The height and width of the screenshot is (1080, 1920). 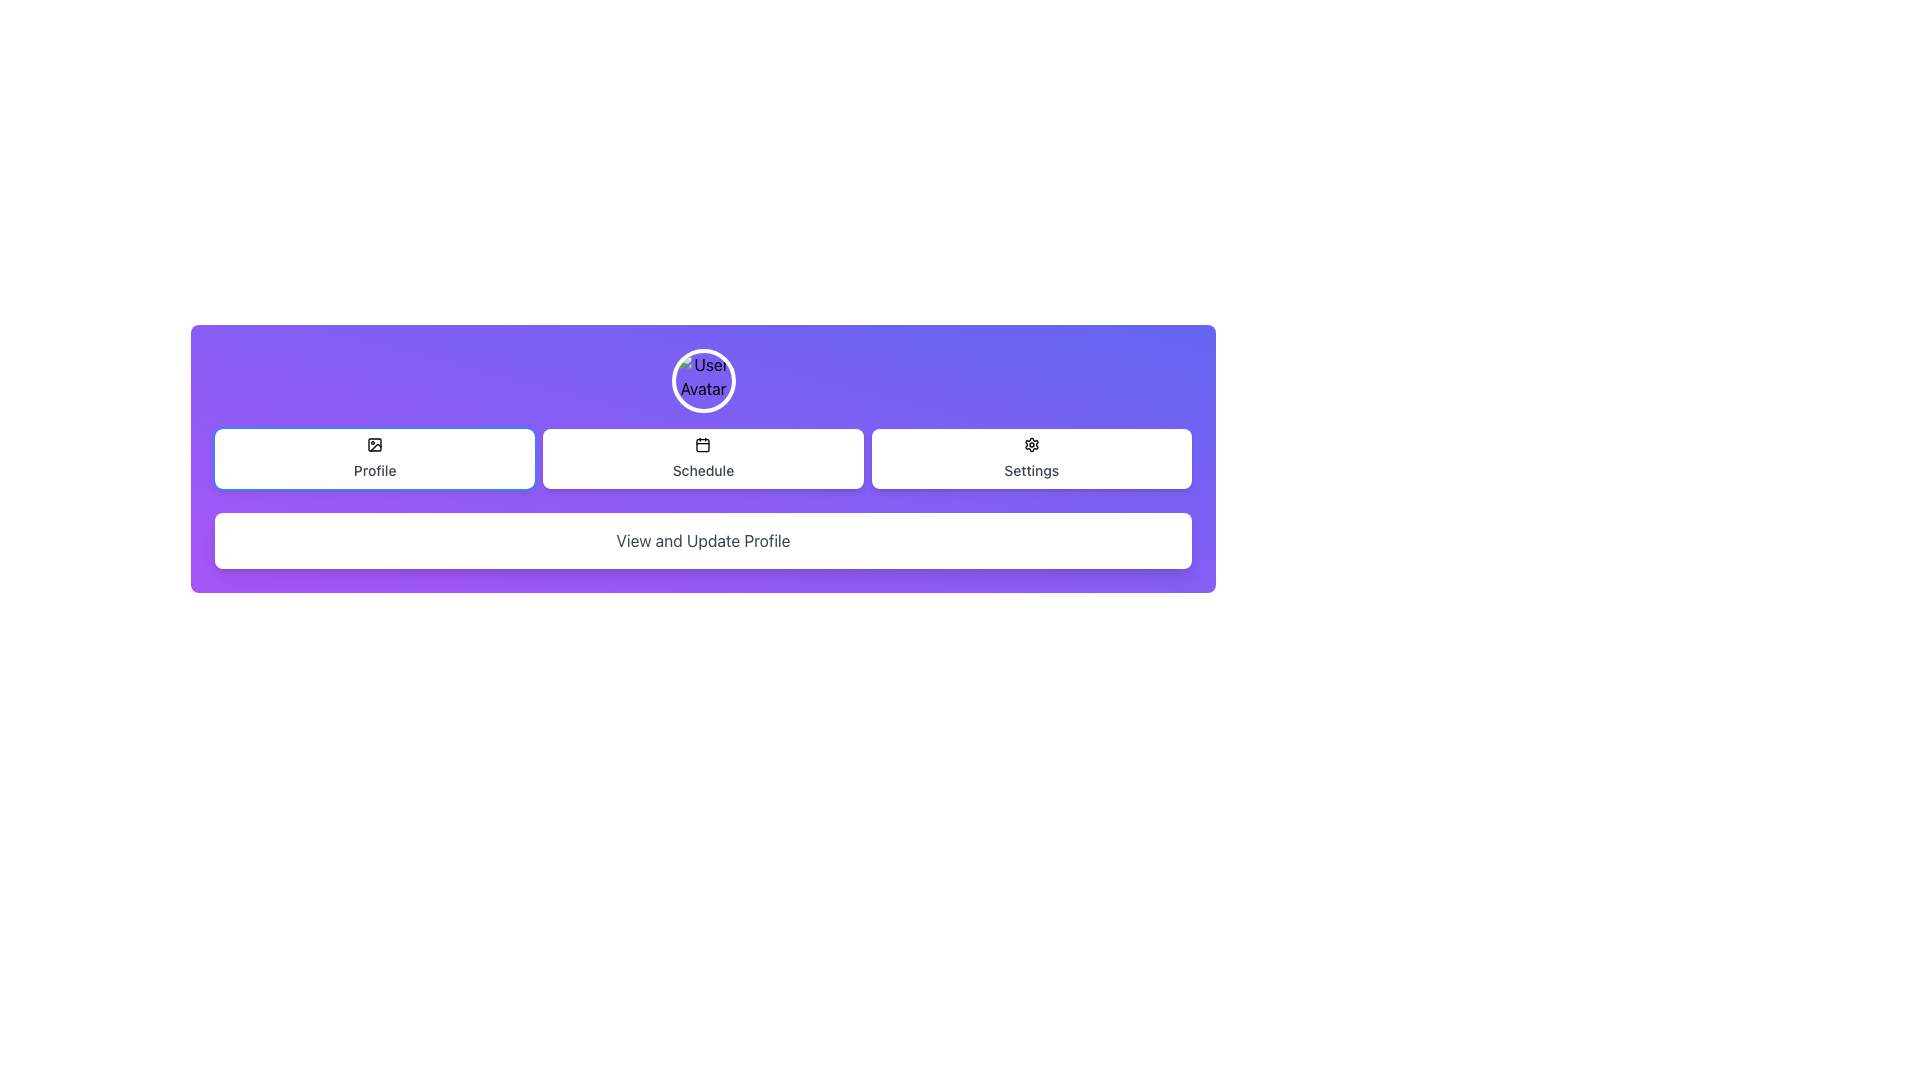 I want to click on the Icon (SVG Image) representing user imagery or profile functionalities, located in the top-left corner of the 'Profile' section, so click(x=375, y=443).